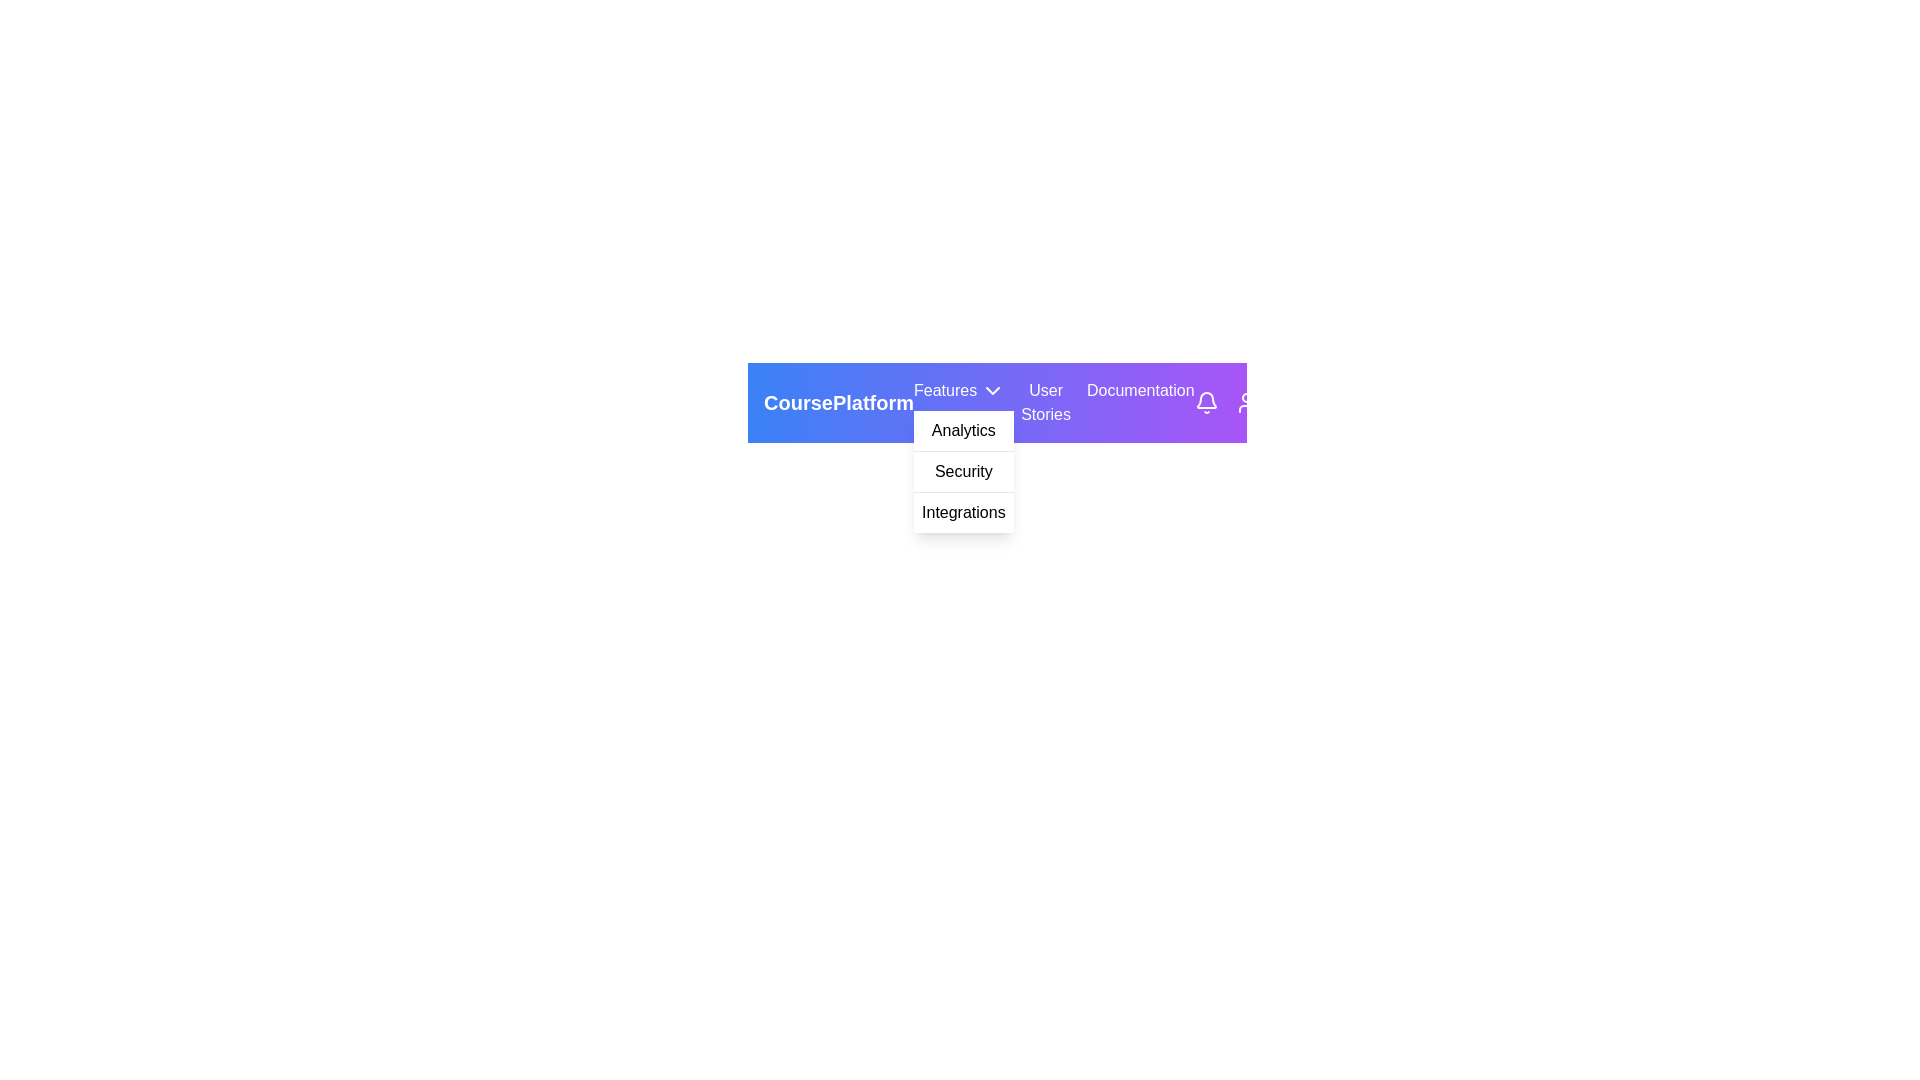 The image size is (1920, 1080). I want to click on the navigational Text label located in the menu, so click(944, 390).